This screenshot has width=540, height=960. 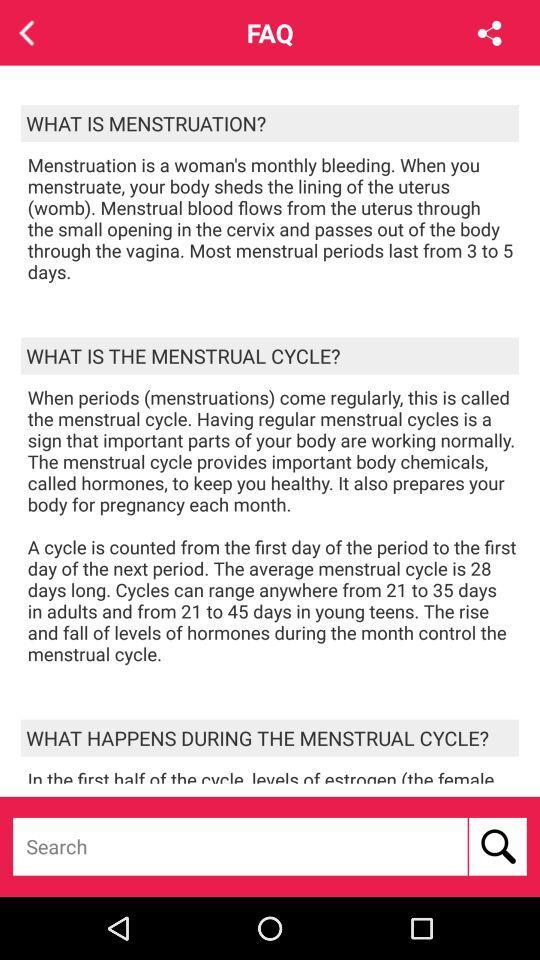 What do you see at coordinates (270, 737) in the screenshot?
I see `icon above the in the first item` at bounding box center [270, 737].